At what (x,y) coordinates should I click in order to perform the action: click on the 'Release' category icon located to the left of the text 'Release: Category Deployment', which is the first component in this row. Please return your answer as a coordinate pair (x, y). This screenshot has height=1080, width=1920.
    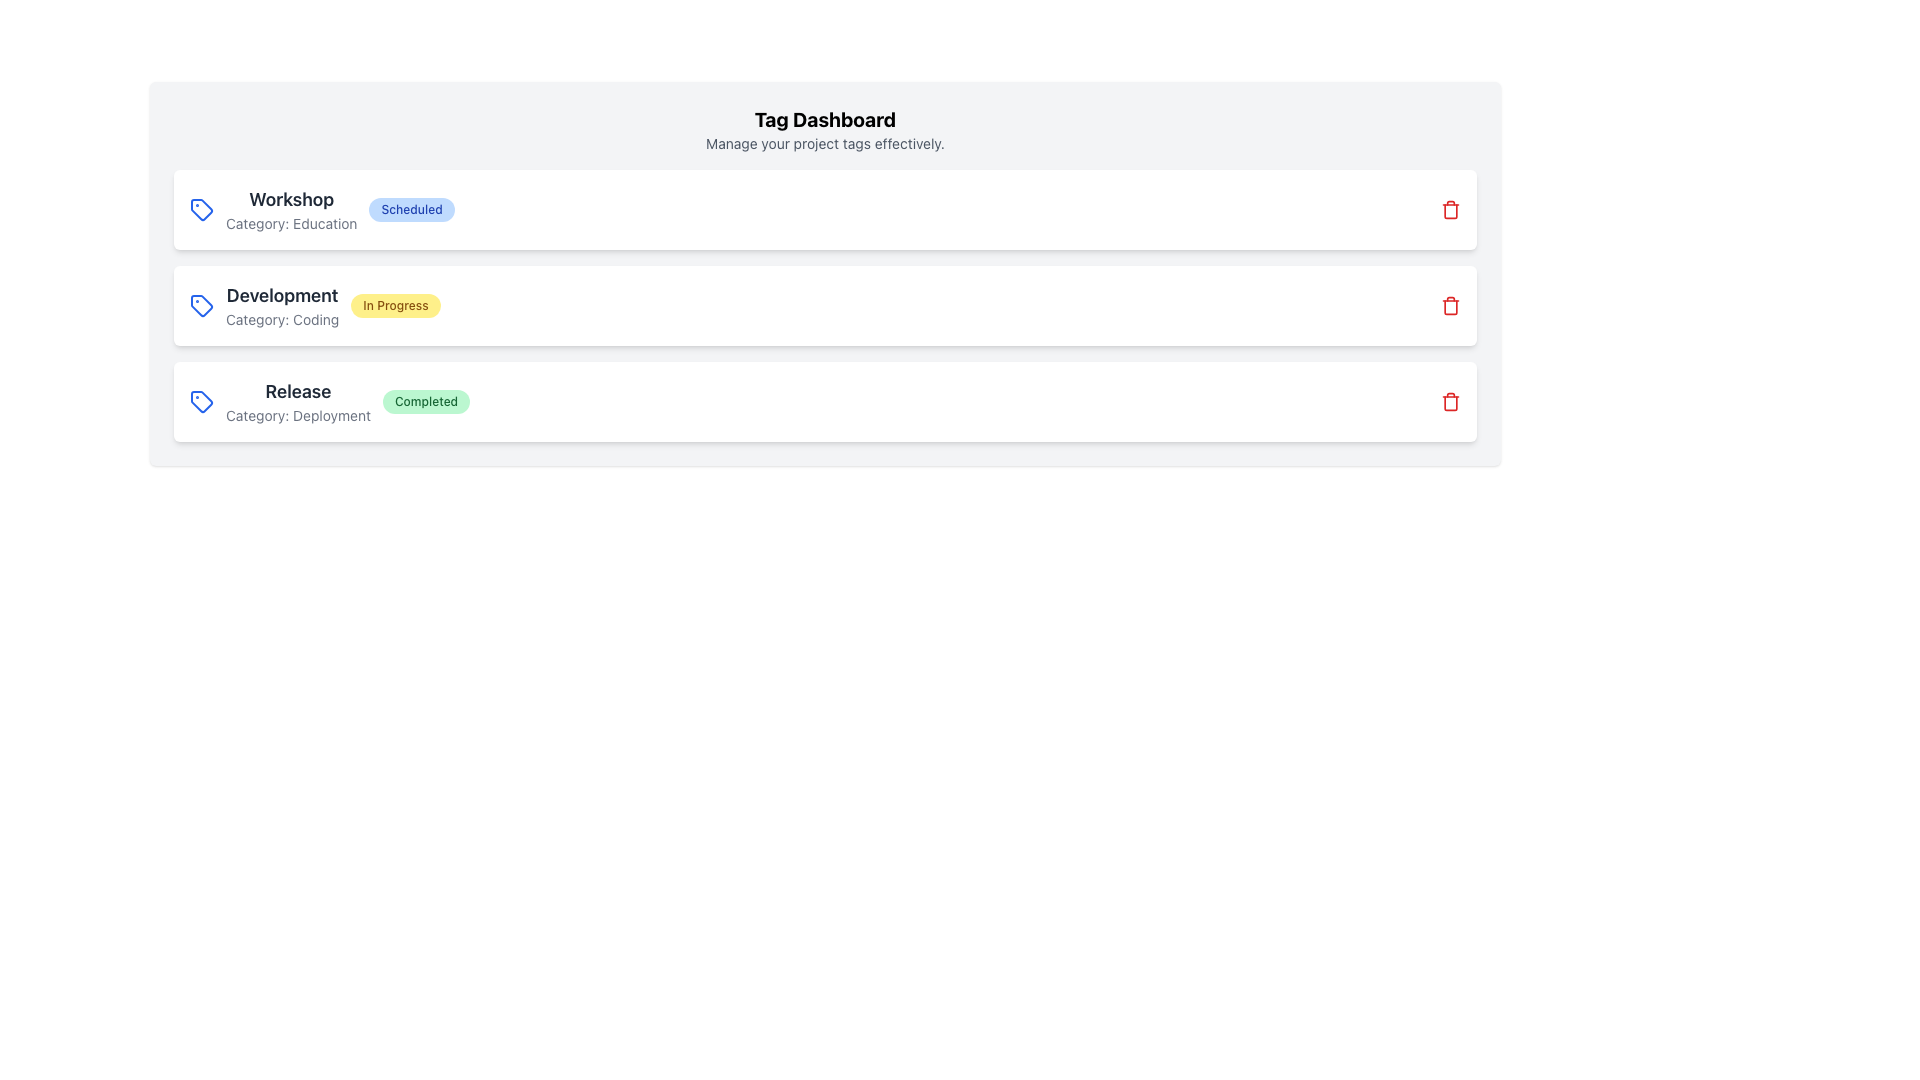
    Looking at the image, I should click on (201, 401).